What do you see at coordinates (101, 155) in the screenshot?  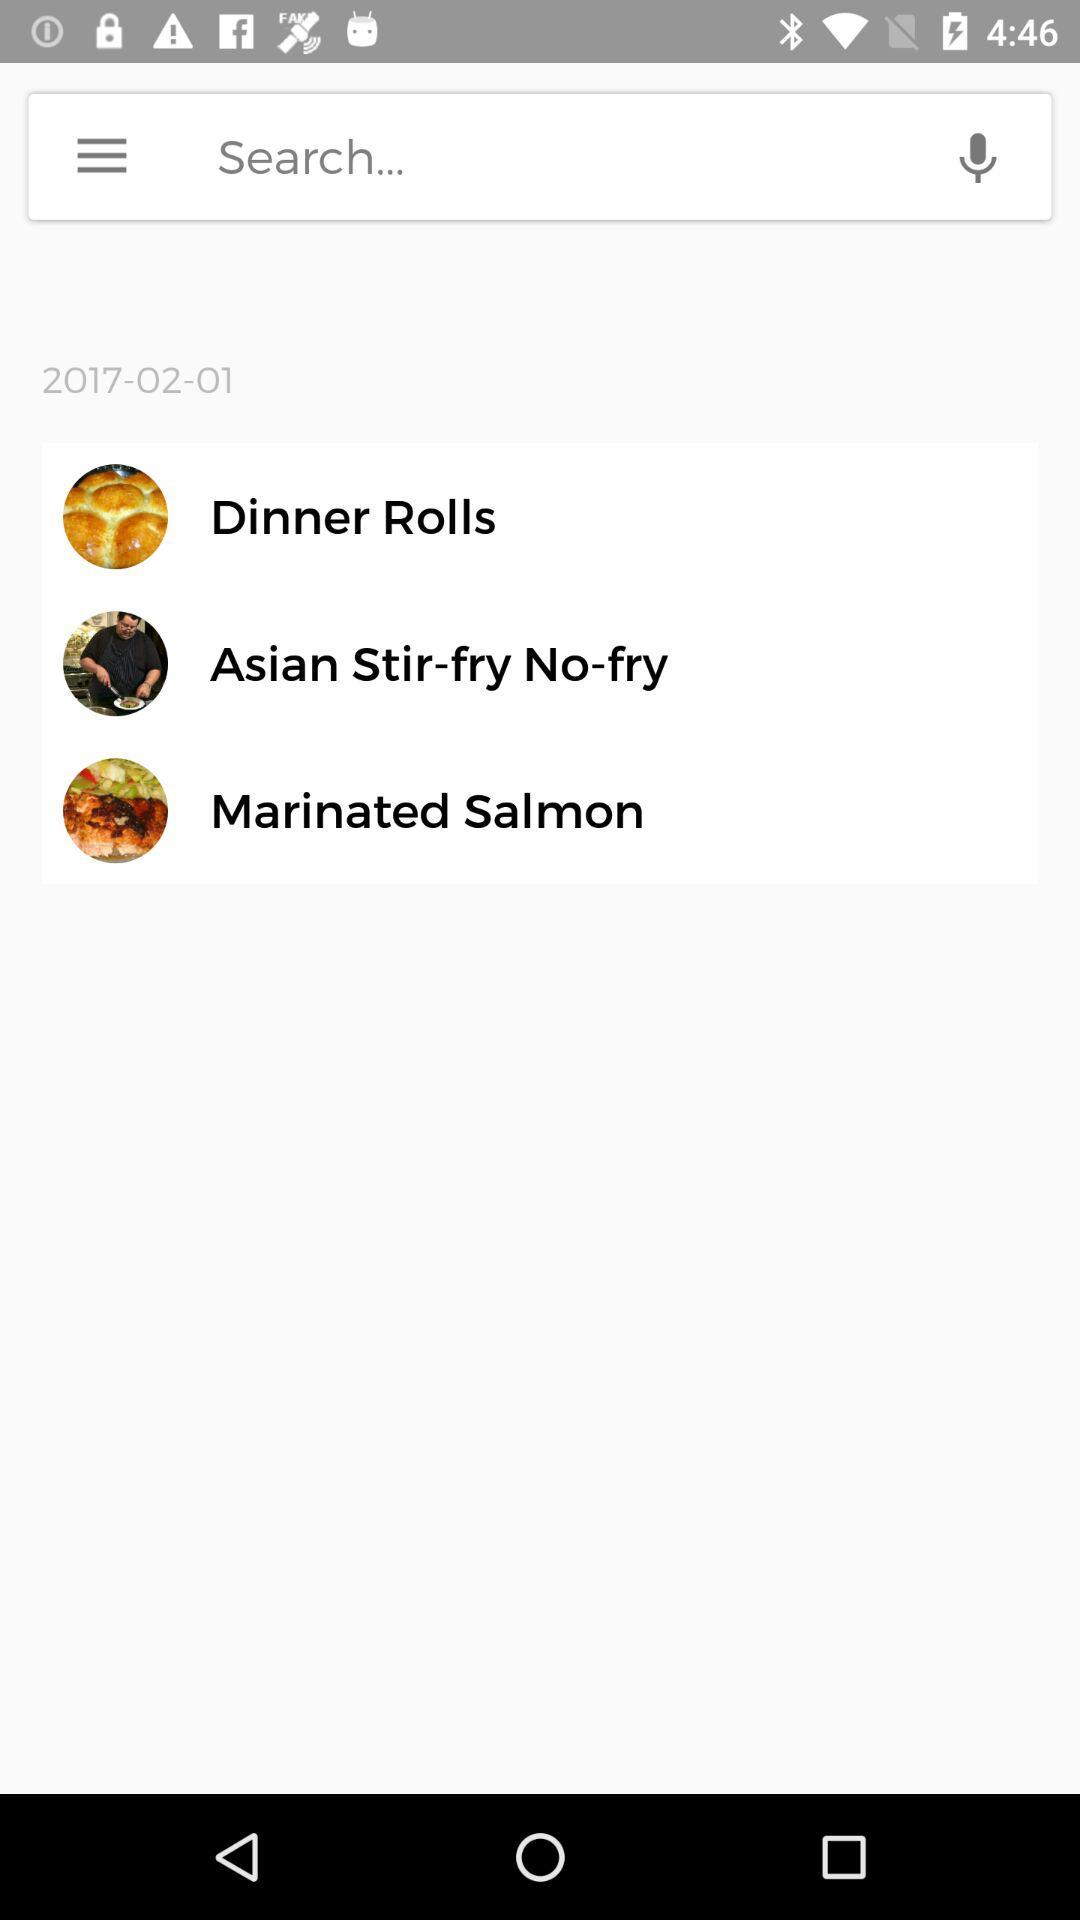 I see `menu` at bounding box center [101, 155].